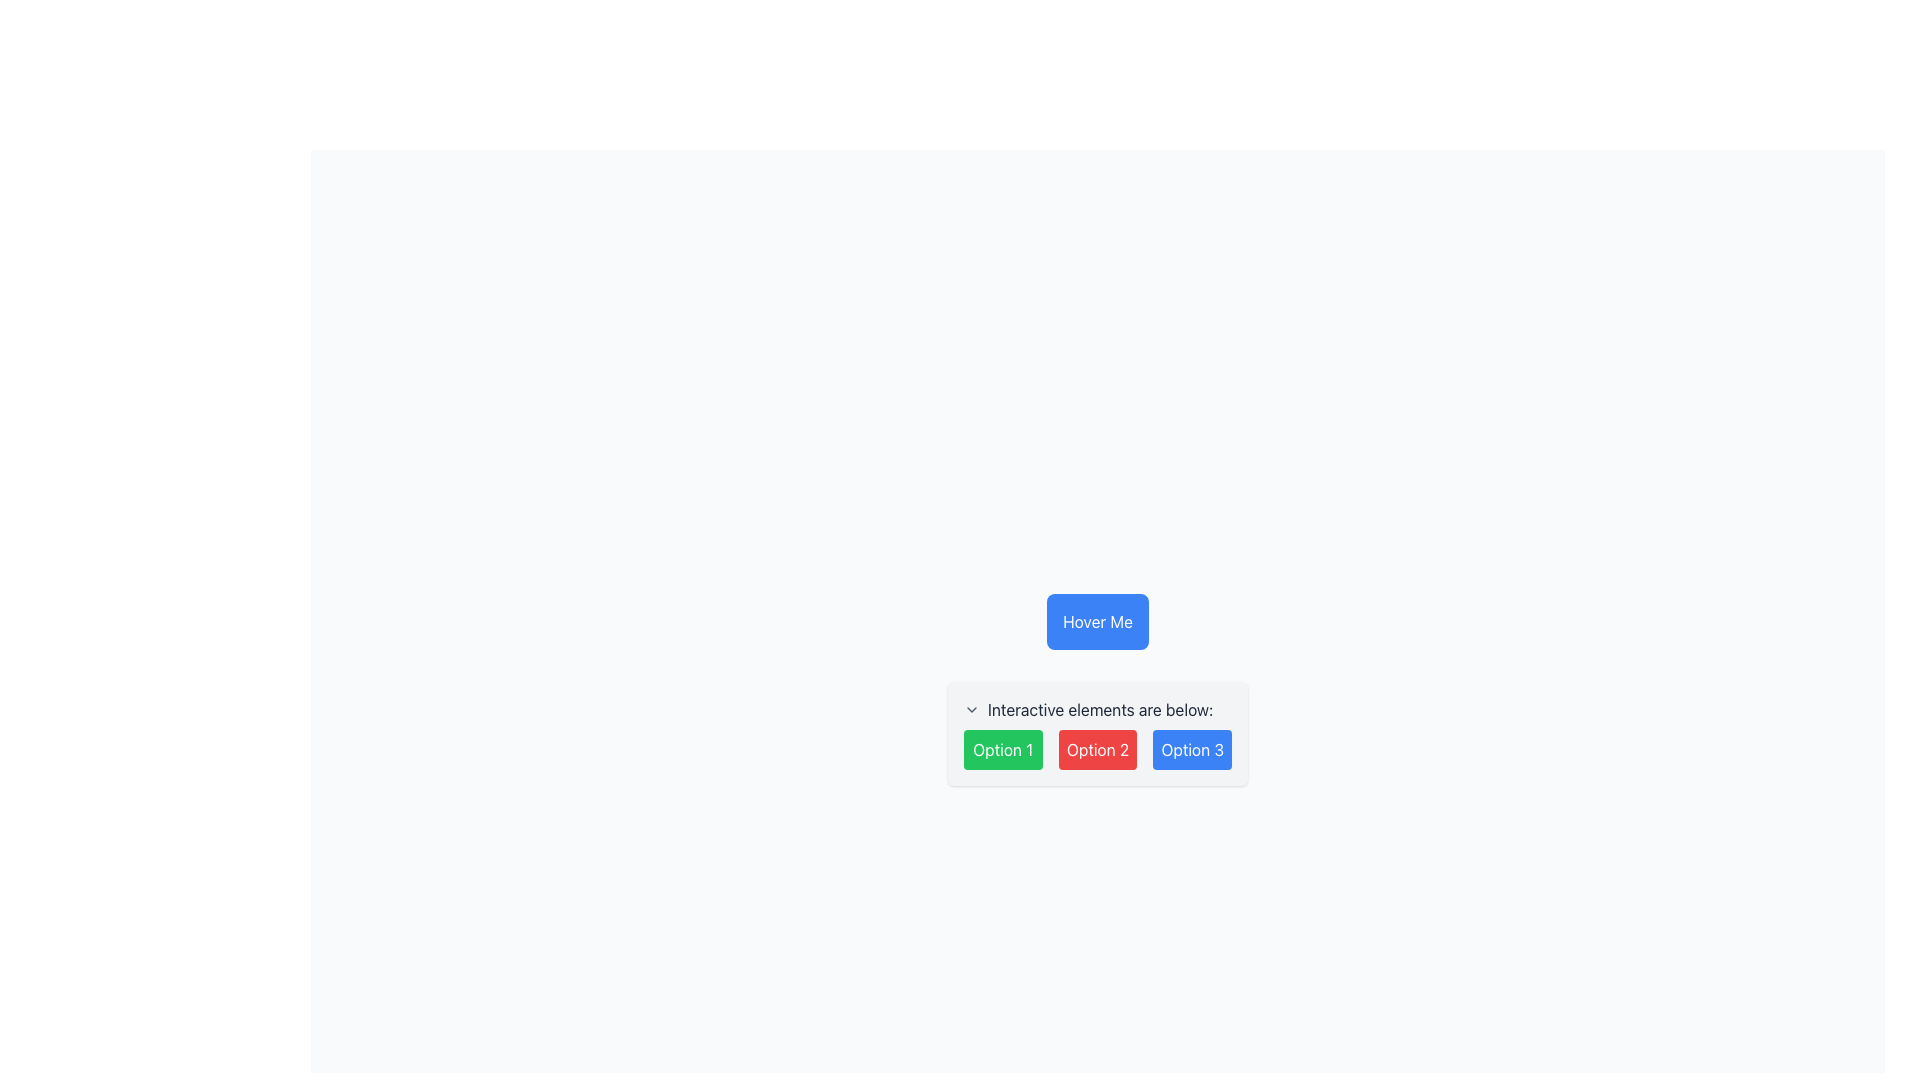  What do you see at coordinates (1097, 749) in the screenshot?
I see `the red button labeled 'Option 2' to observe its visual feedback` at bounding box center [1097, 749].